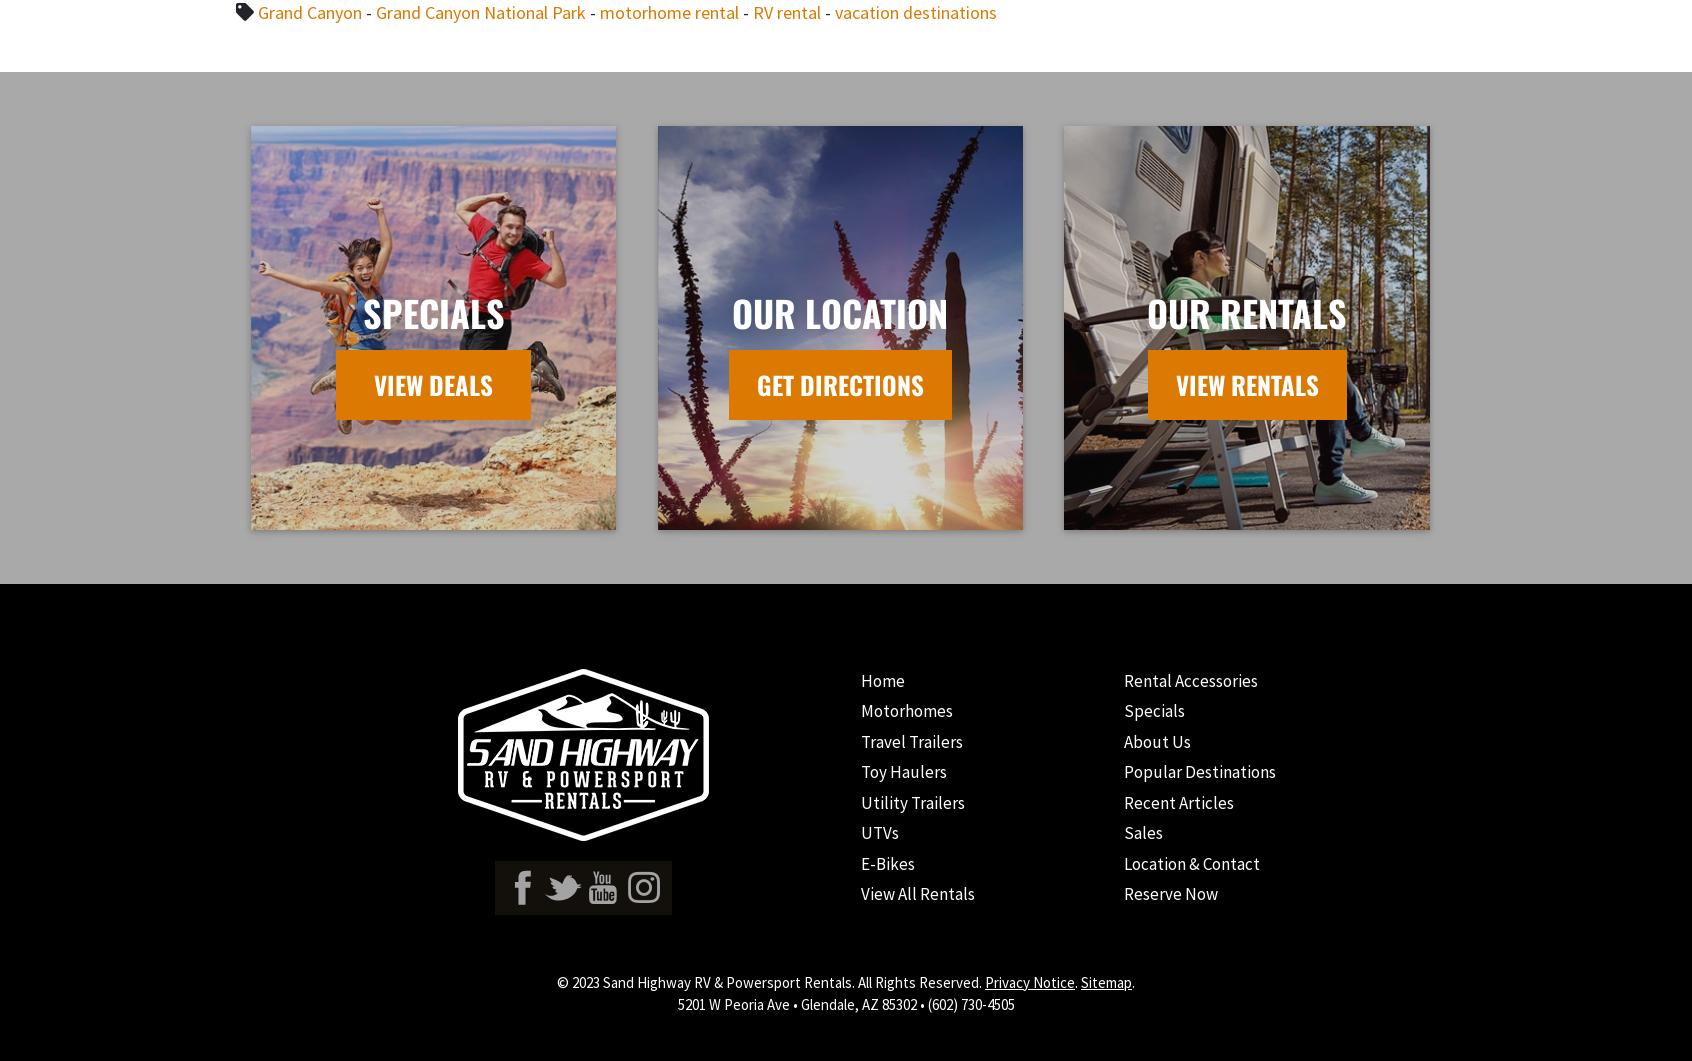 The width and height of the screenshot is (1692, 1061). Describe the element at coordinates (1155, 741) in the screenshot. I see `'About Us'` at that location.